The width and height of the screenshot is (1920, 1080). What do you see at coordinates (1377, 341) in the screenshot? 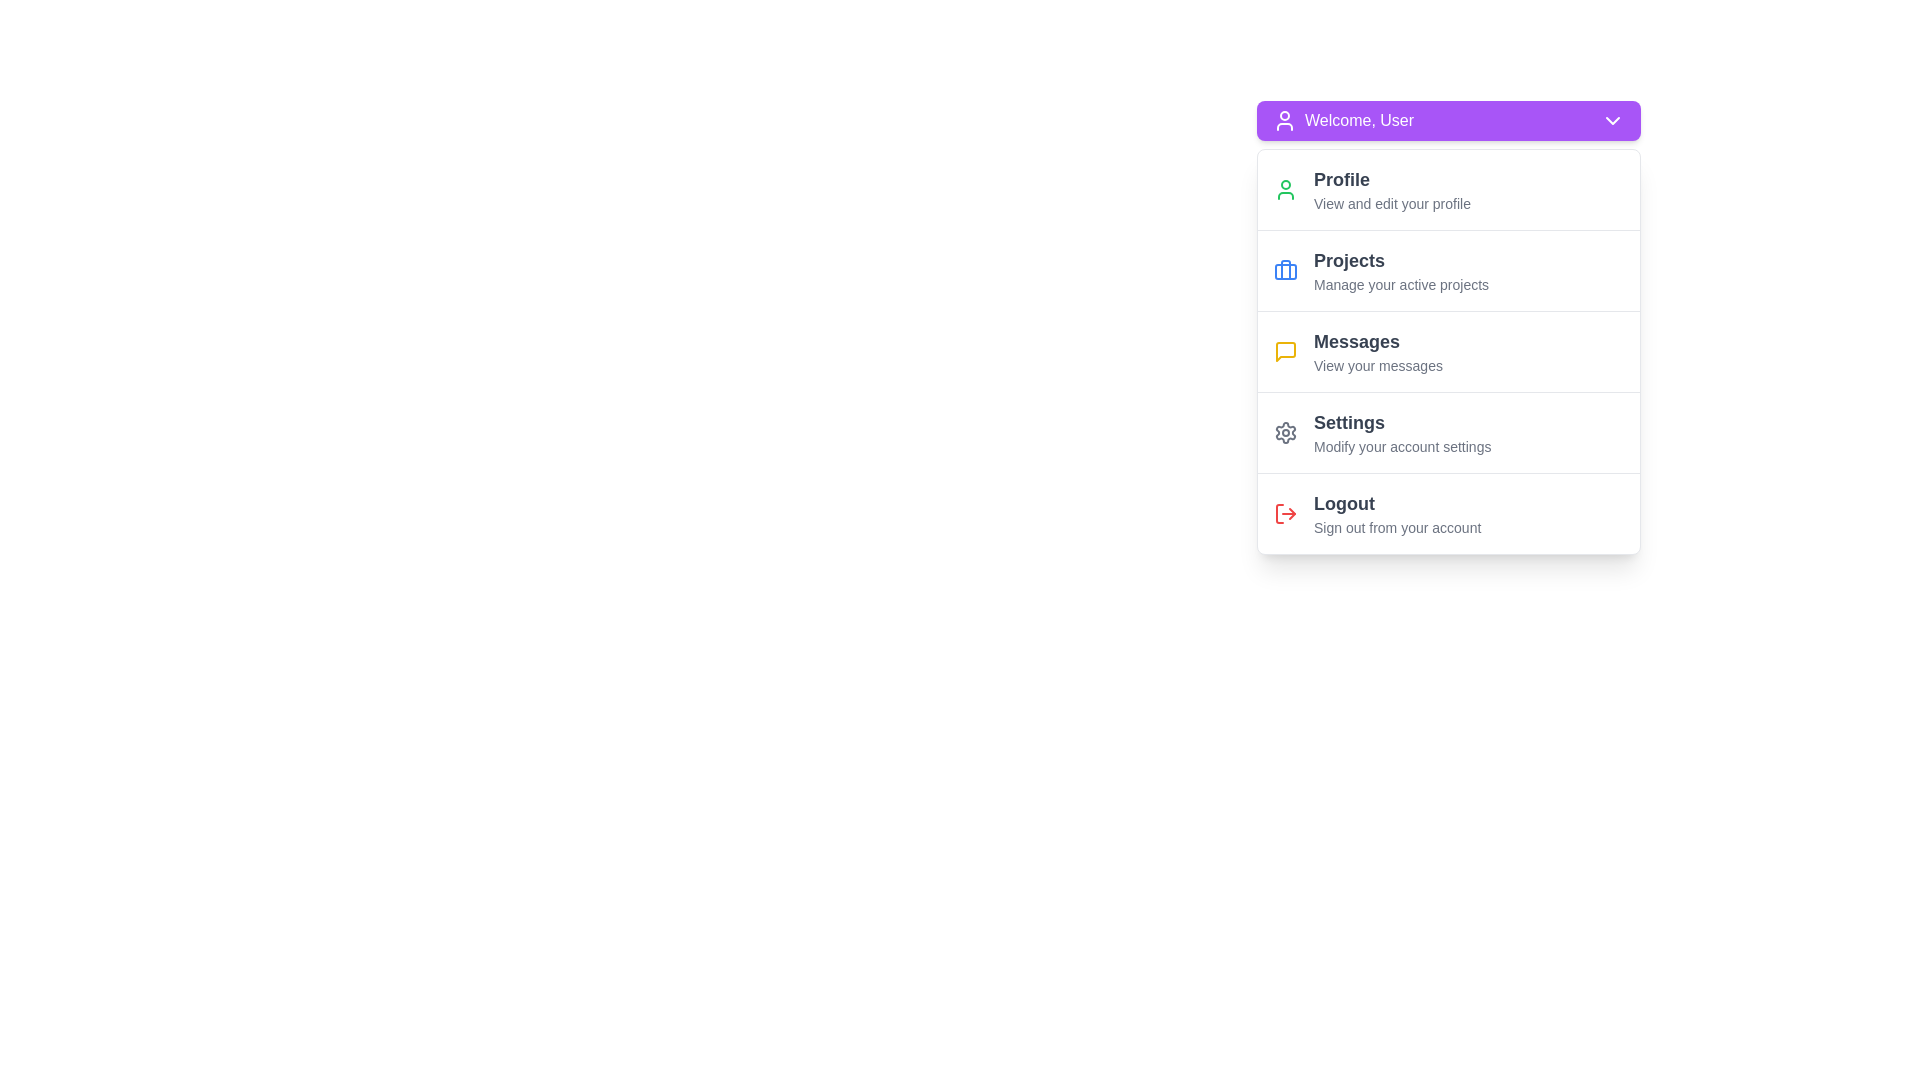
I see `the 'Messages' text label in the menu, which is the third item below the purple user profile bar and above the 'Settings' section` at bounding box center [1377, 341].